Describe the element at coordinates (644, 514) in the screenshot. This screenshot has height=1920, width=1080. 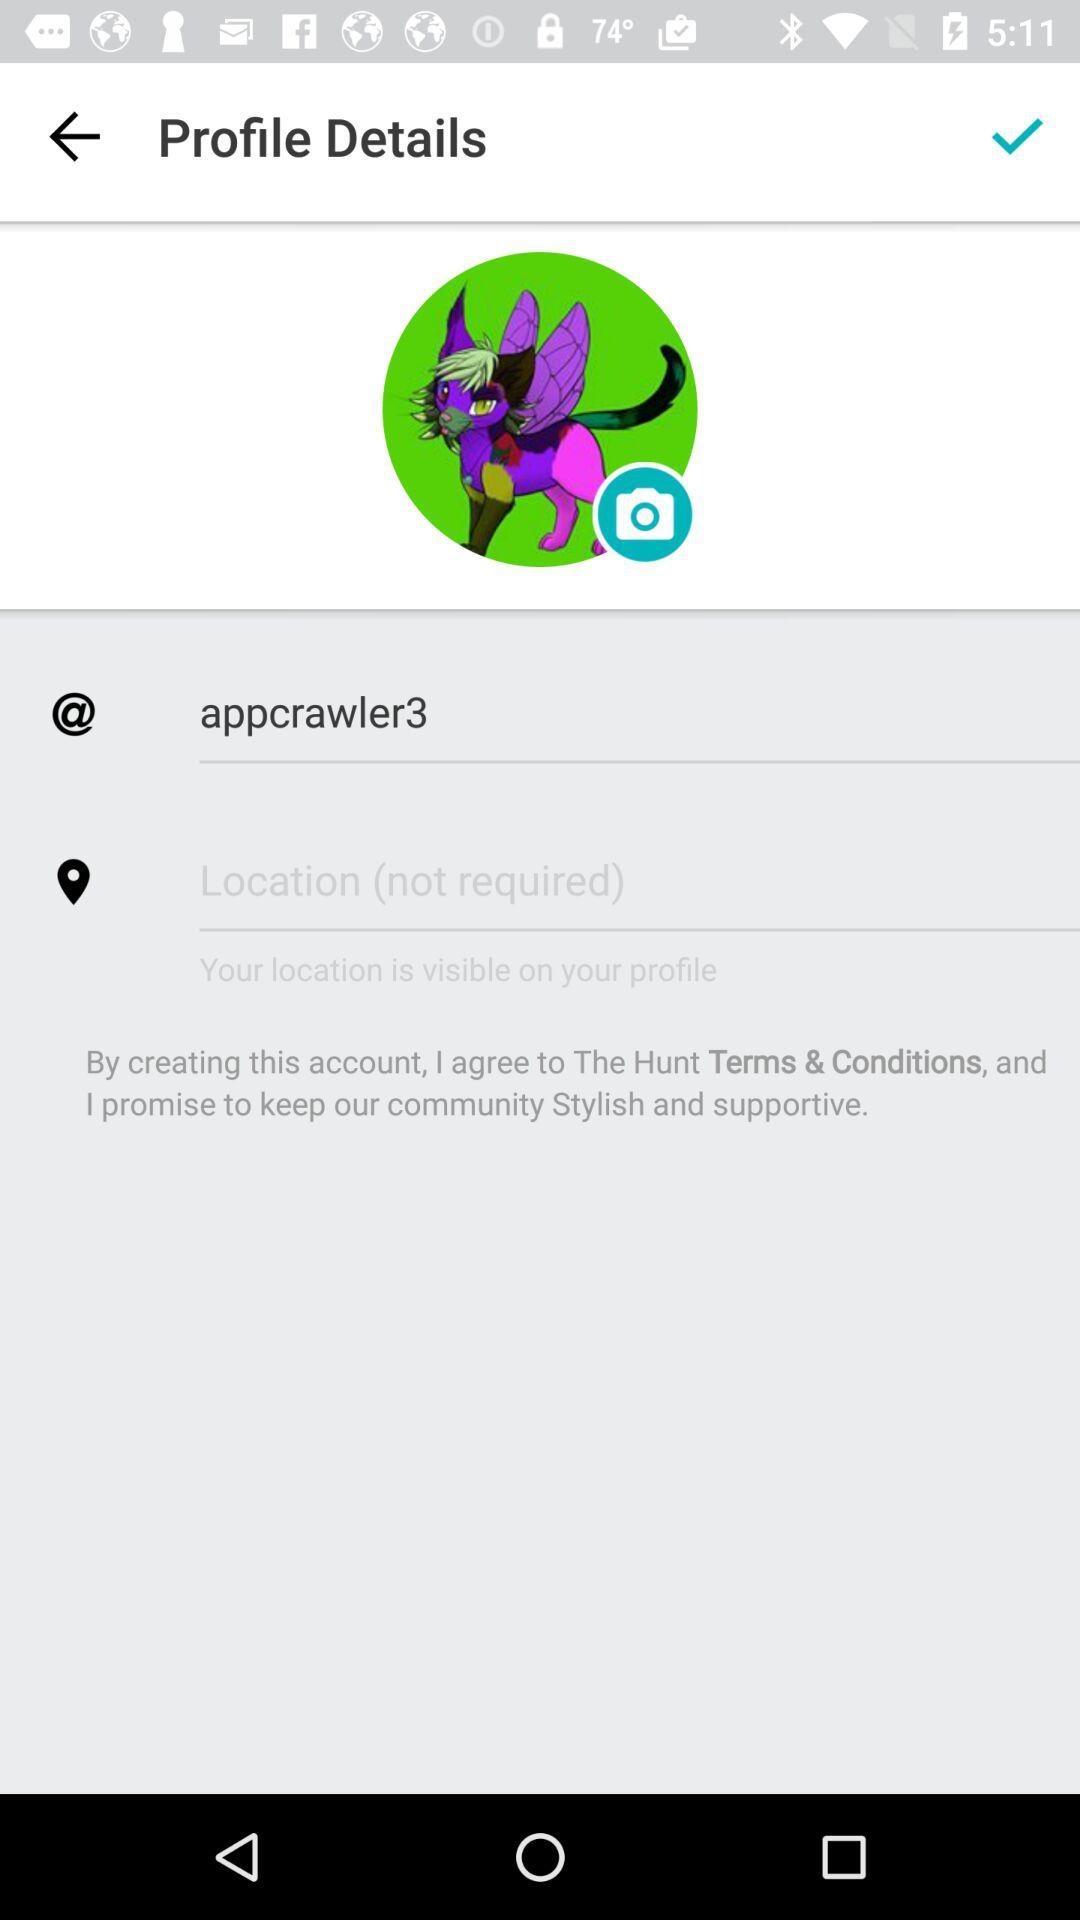
I see `the photo icon` at that location.